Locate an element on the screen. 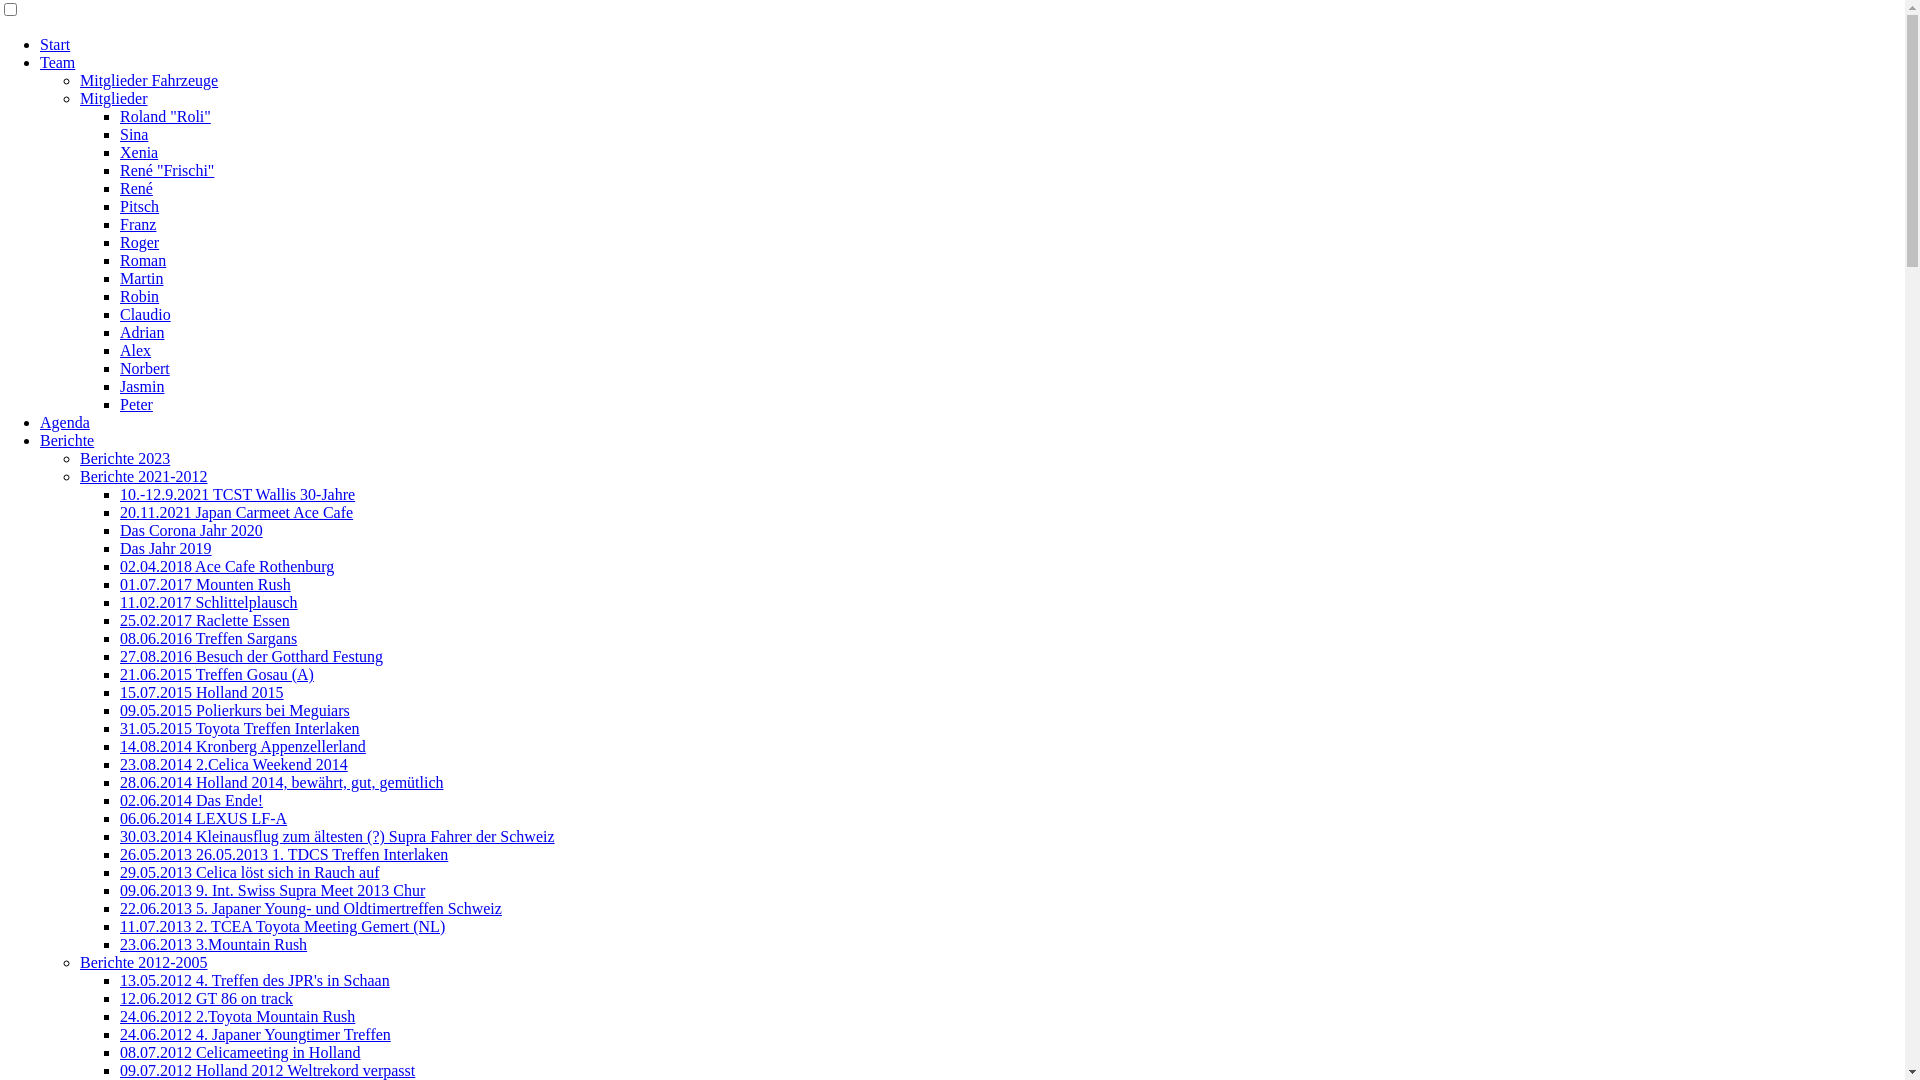 This screenshot has width=1920, height=1080. 'Das Jahr 2019' is located at coordinates (119, 548).